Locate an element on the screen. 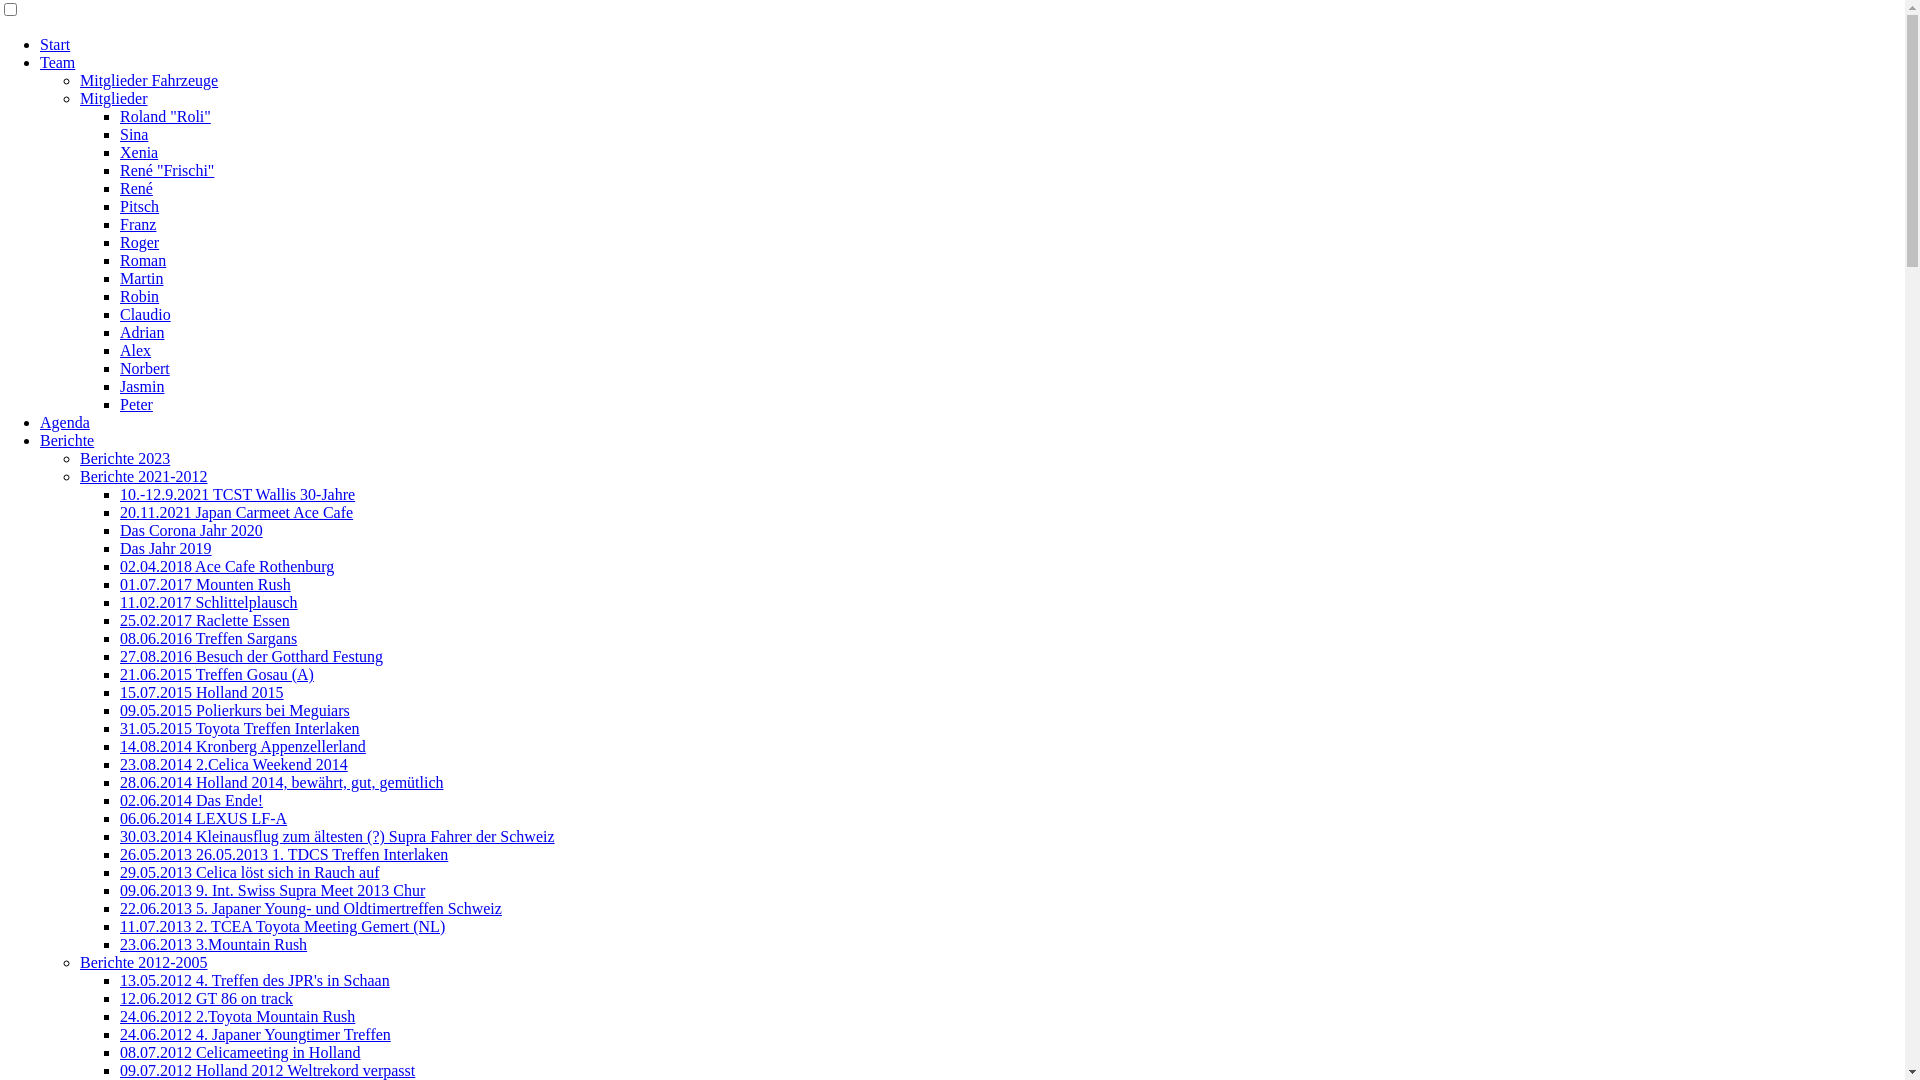 This screenshot has width=1920, height=1080. 'Das Jahr 2019' is located at coordinates (119, 548).